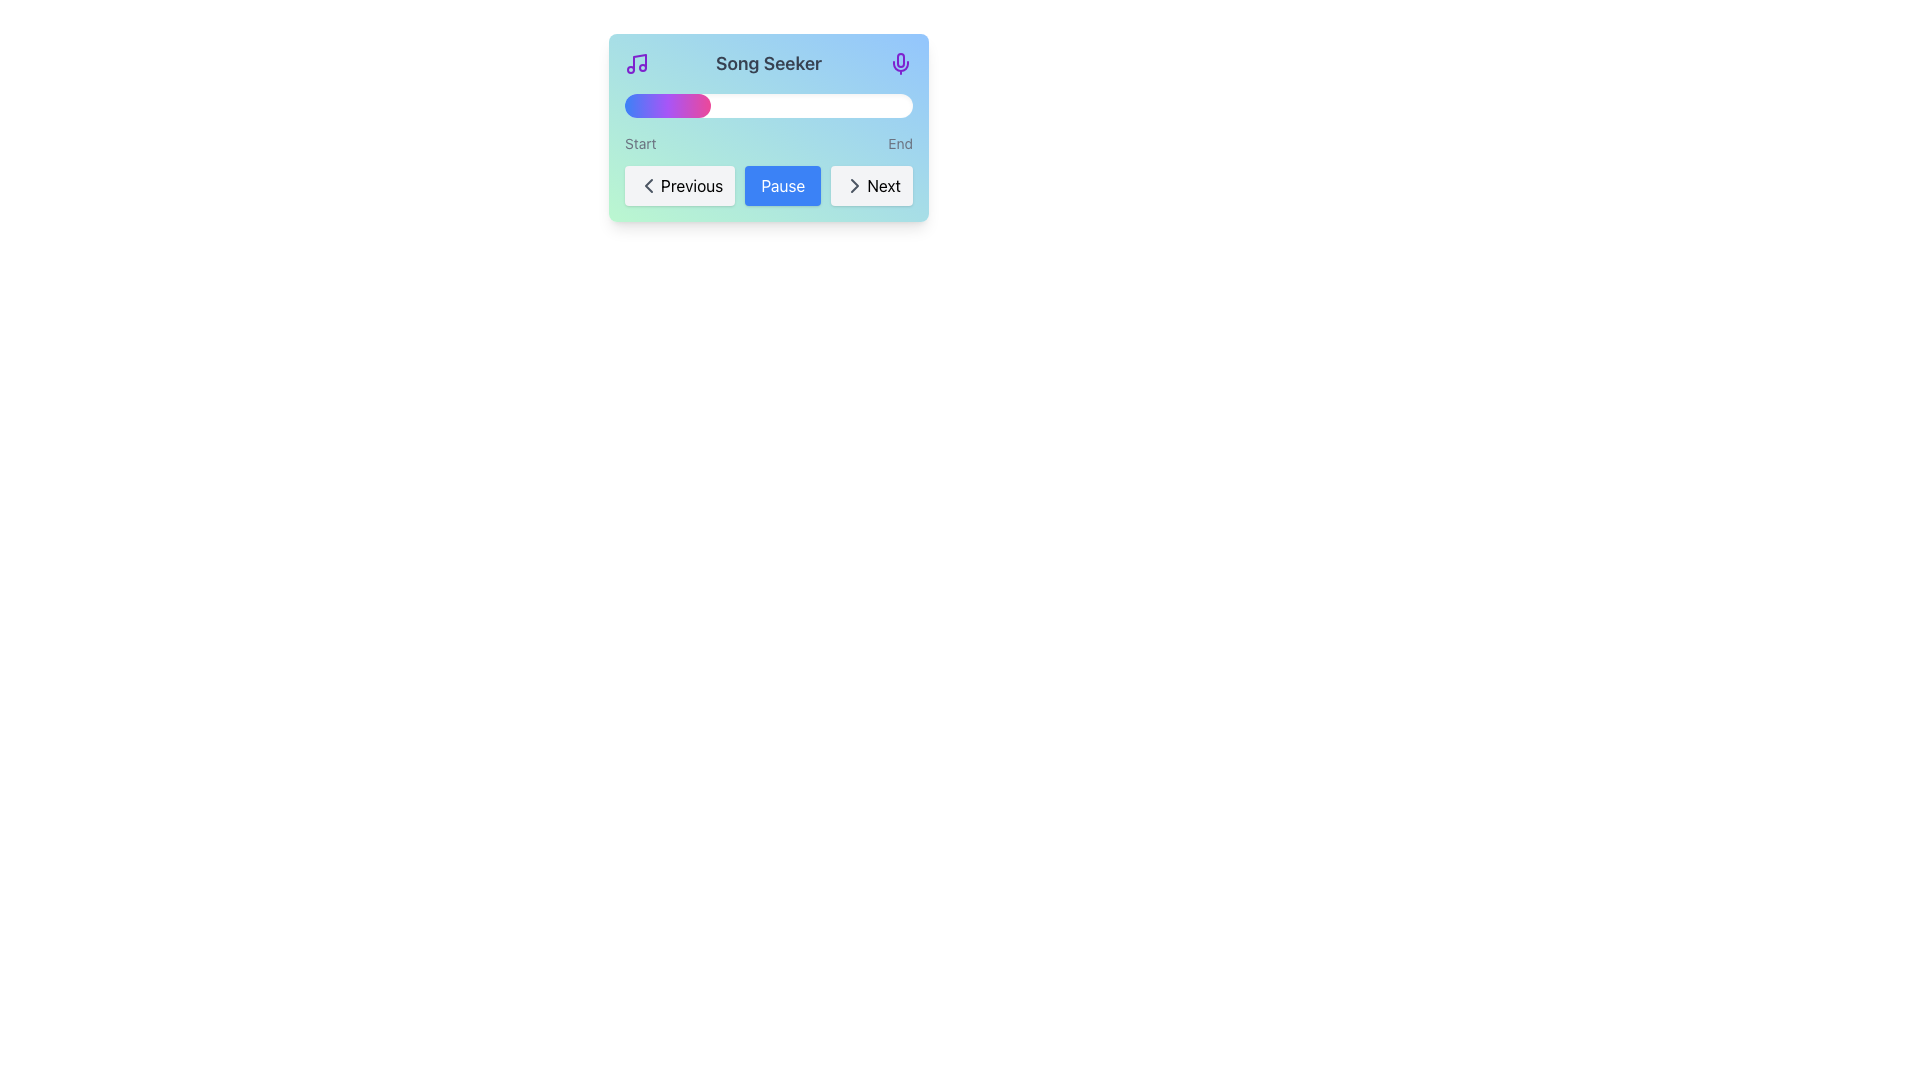 The width and height of the screenshot is (1920, 1080). What do you see at coordinates (680, 185) in the screenshot?
I see `the leftmost button` at bounding box center [680, 185].